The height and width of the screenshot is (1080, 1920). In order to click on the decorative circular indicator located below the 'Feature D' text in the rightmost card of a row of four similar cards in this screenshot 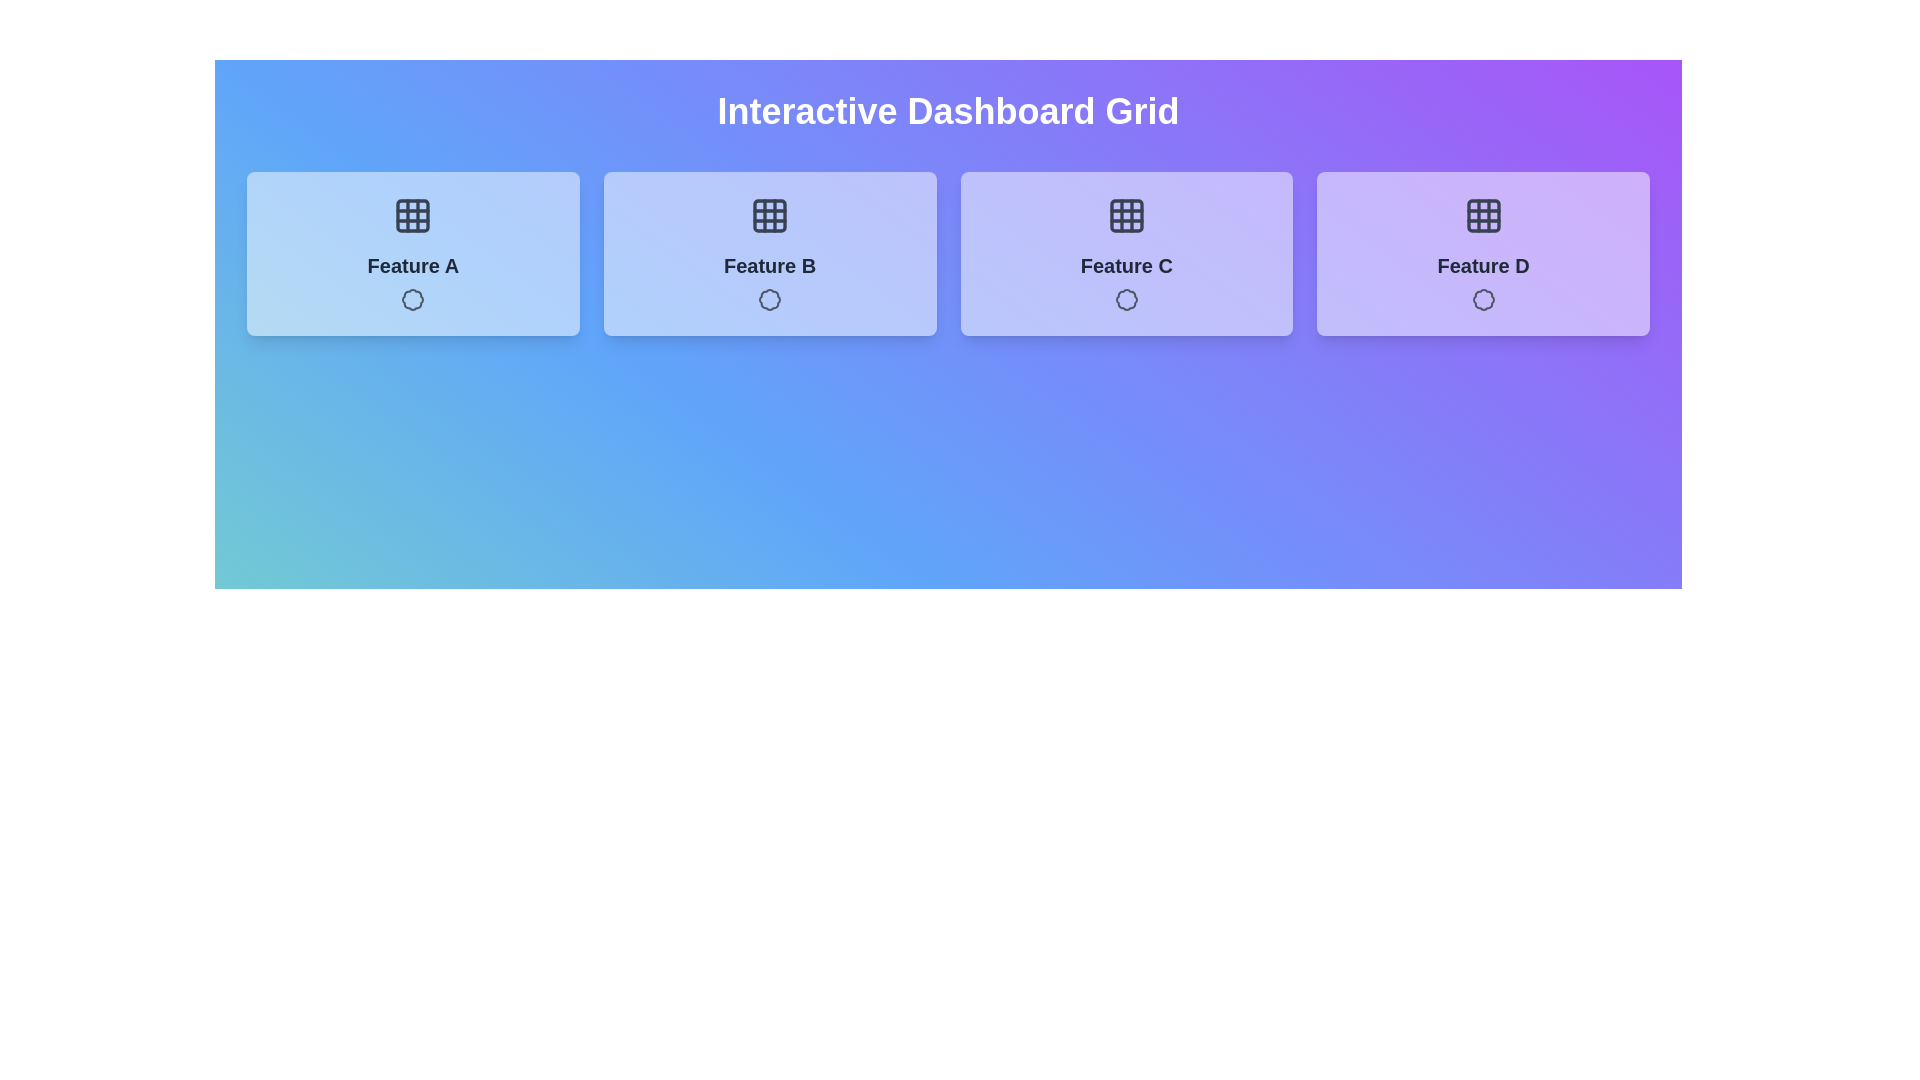, I will do `click(1483, 300)`.